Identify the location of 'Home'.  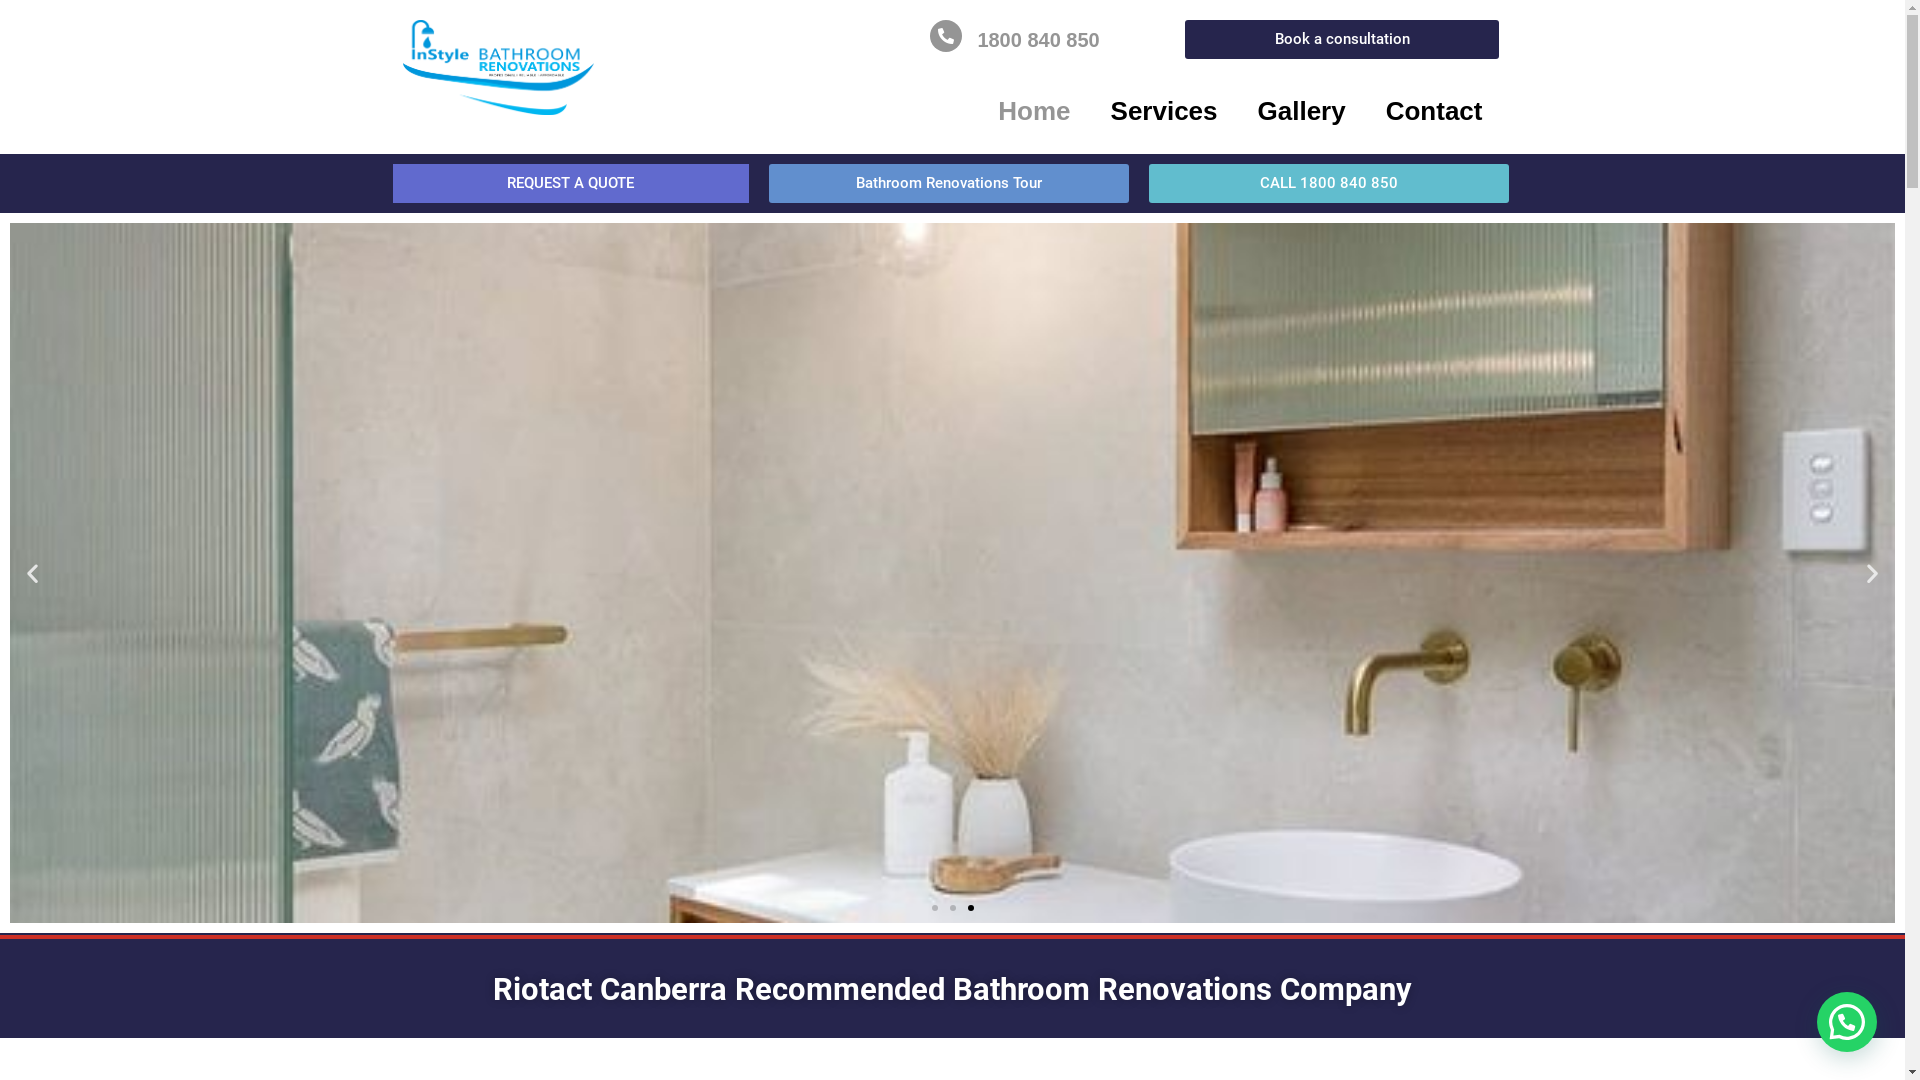
(1033, 111).